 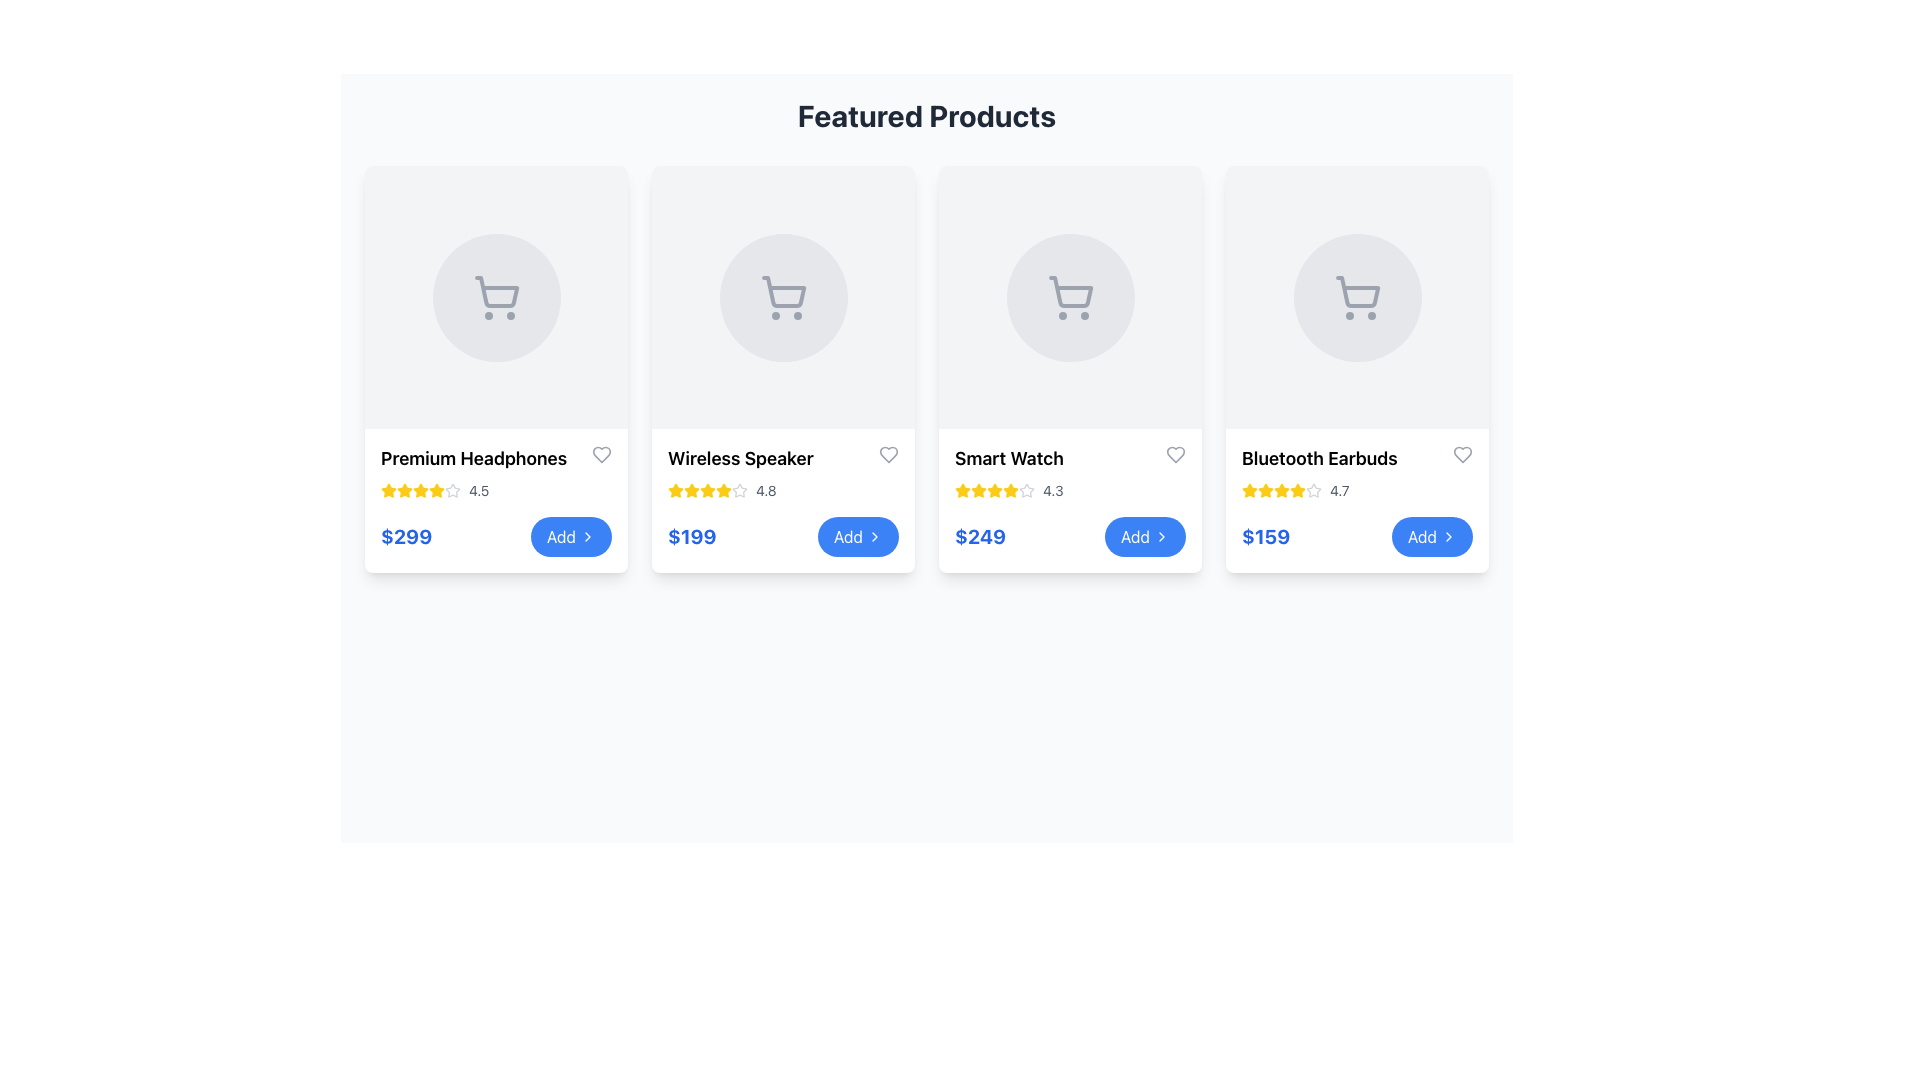 What do you see at coordinates (1265, 490) in the screenshot?
I see `the first star icon below the product title 'Bluetooth Earbuds' in the fourth card of the product grid to interact for rating-related purposes` at bounding box center [1265, 490].